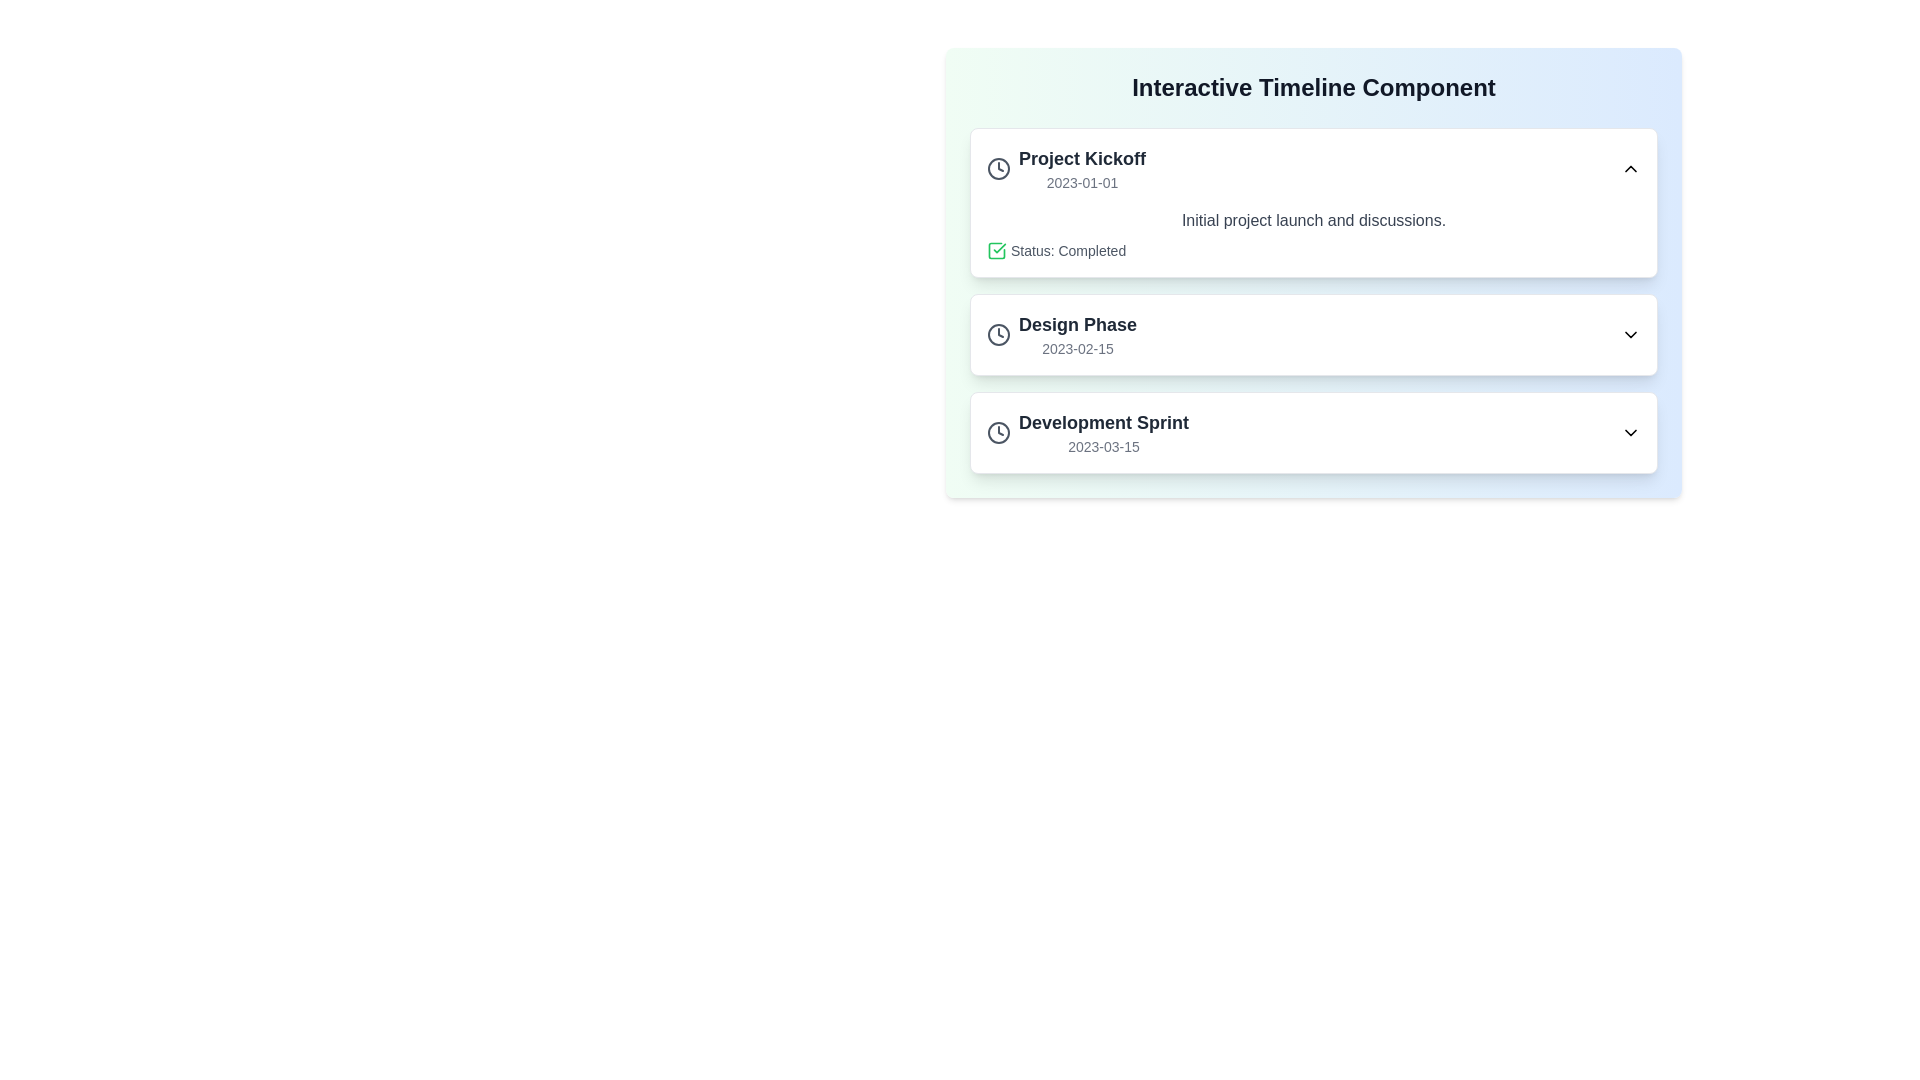 The width and height of the screenshot is (1920, 1080). Describe the element at coordinates (1087, 431) in the screenshot. I see `the third interactive entry in the timeline, which displays a stage name and associated date` at that location.